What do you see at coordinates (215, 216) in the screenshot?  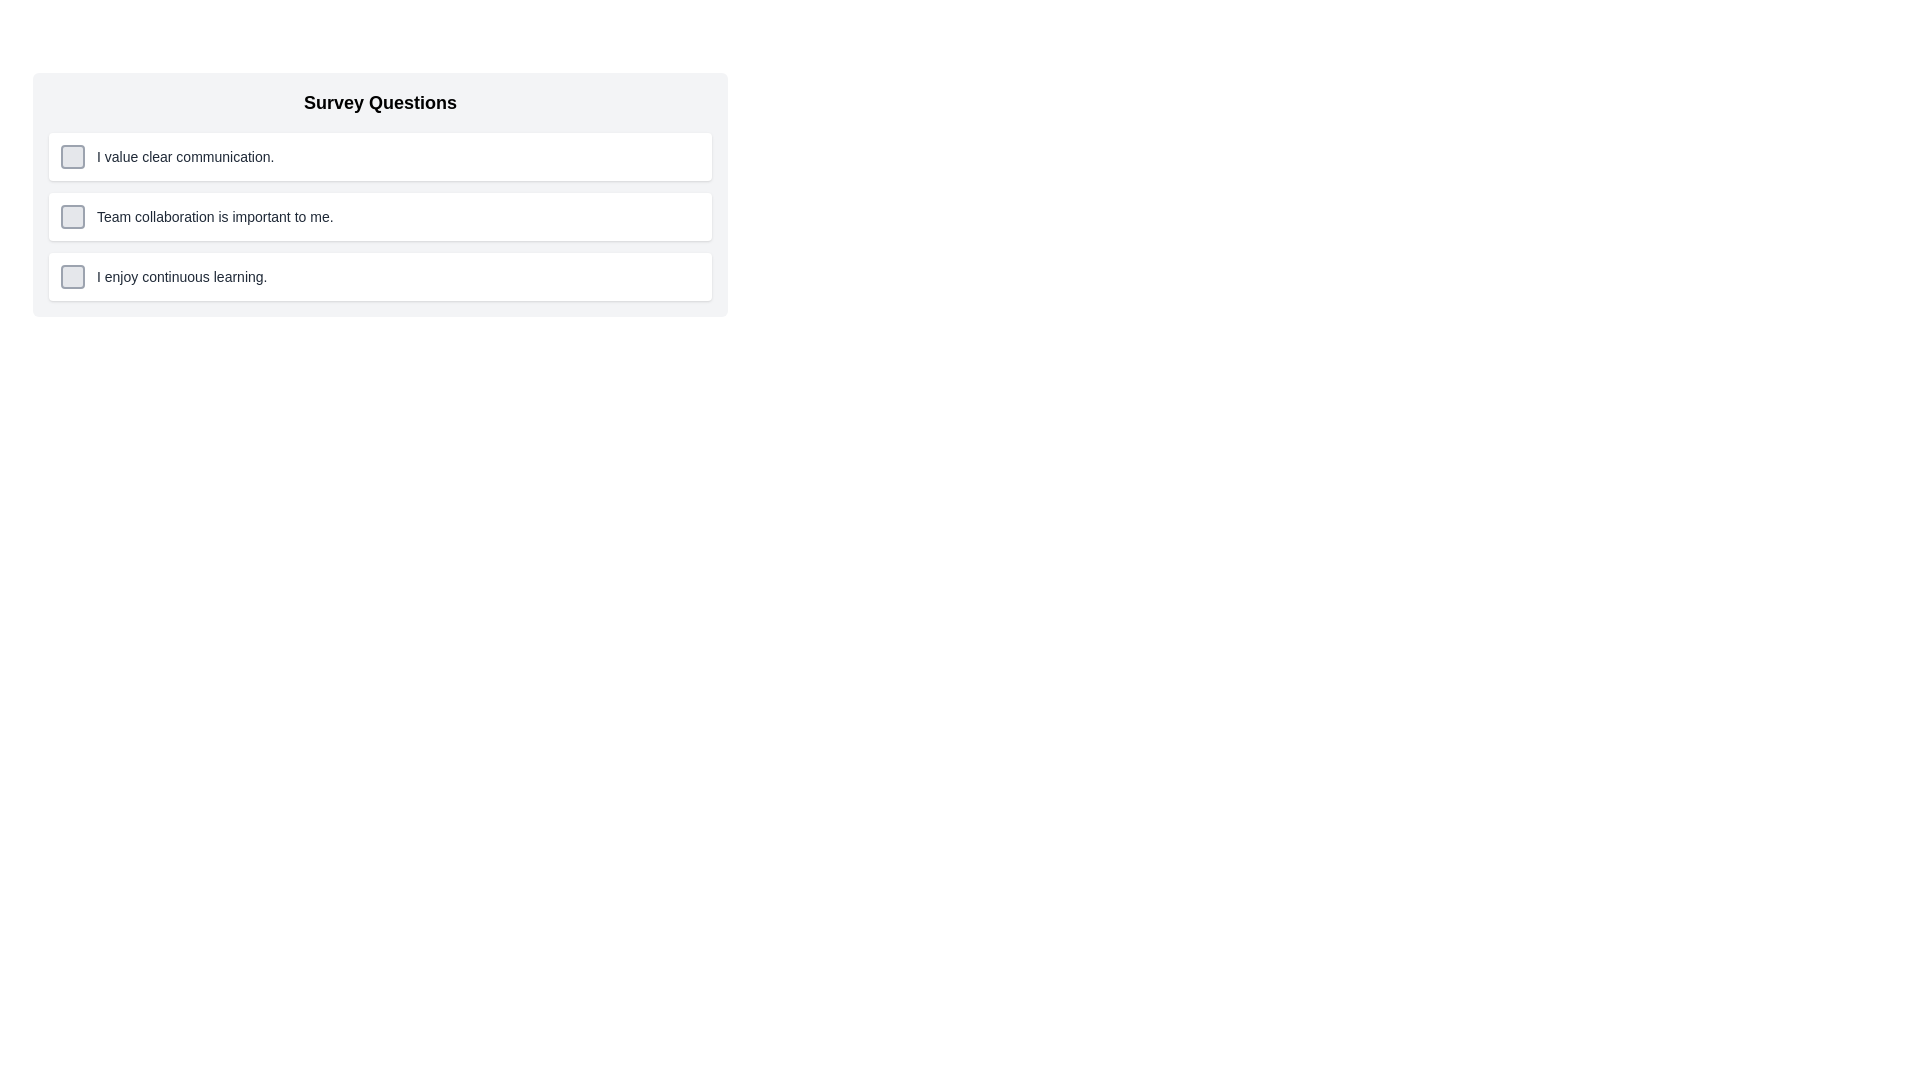 I see `the descriptive text element for the second survey question, which is centrally located in the list of questions under 'Survey Questions' and next to a checkbox` at bounding box center [215, 216].